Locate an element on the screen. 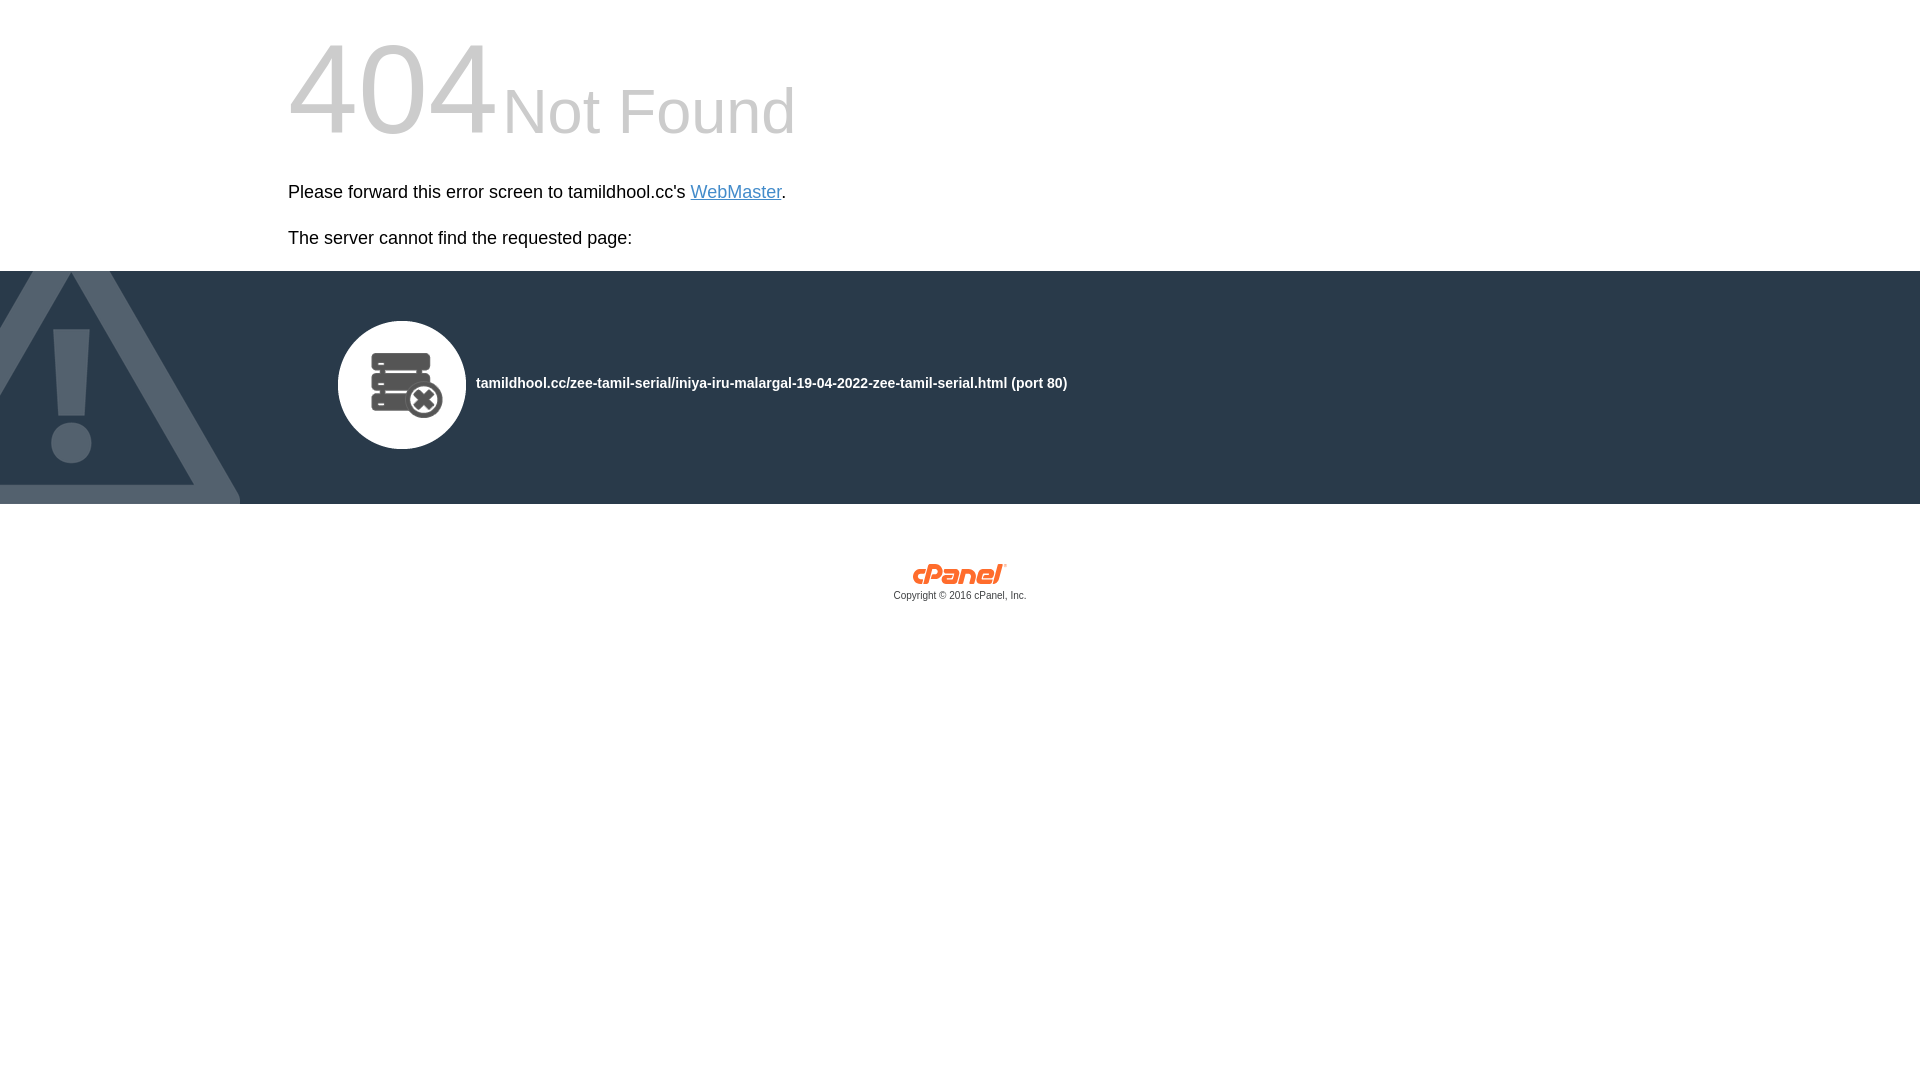  'WebMaster' is located at coordinates (735, 192).